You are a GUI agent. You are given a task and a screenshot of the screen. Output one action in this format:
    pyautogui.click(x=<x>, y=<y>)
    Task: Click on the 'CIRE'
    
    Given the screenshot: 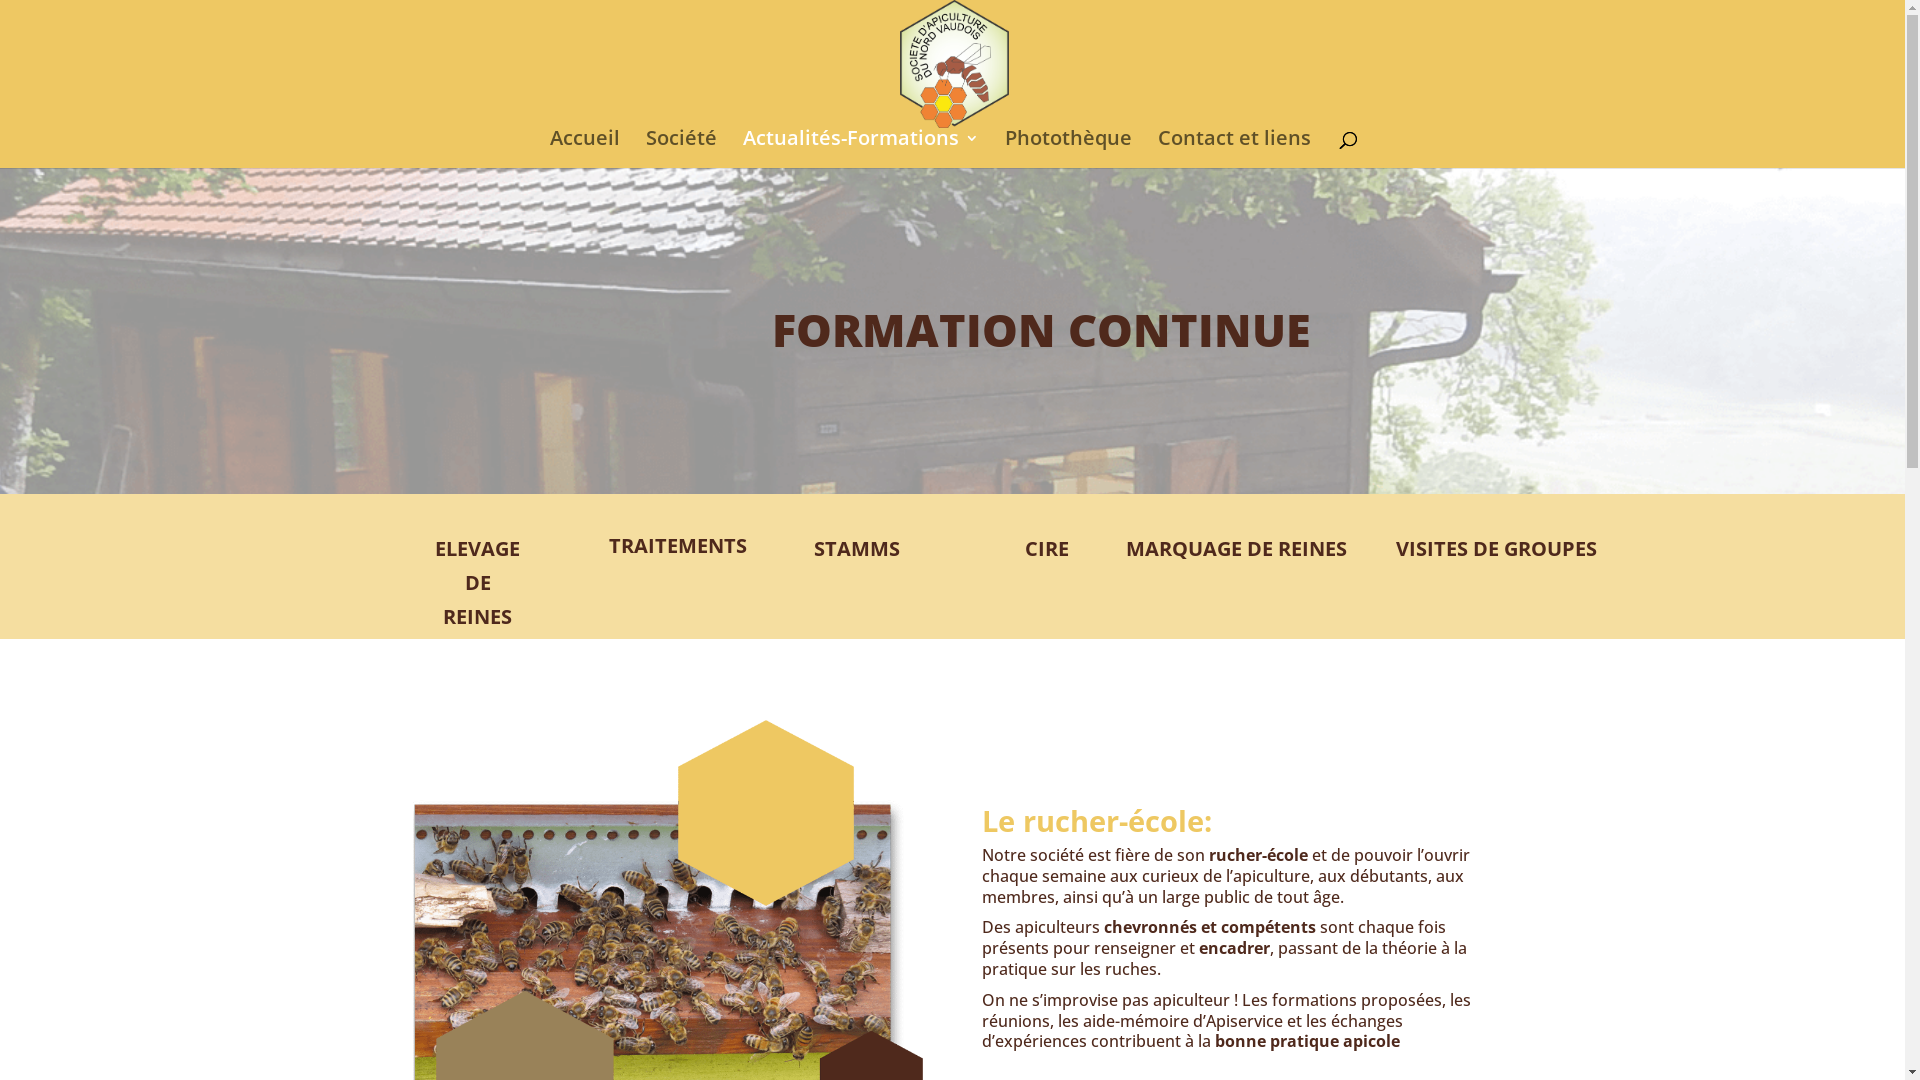 What is the action you would take?
    pyautogui.click(x=1045, y=548)
    